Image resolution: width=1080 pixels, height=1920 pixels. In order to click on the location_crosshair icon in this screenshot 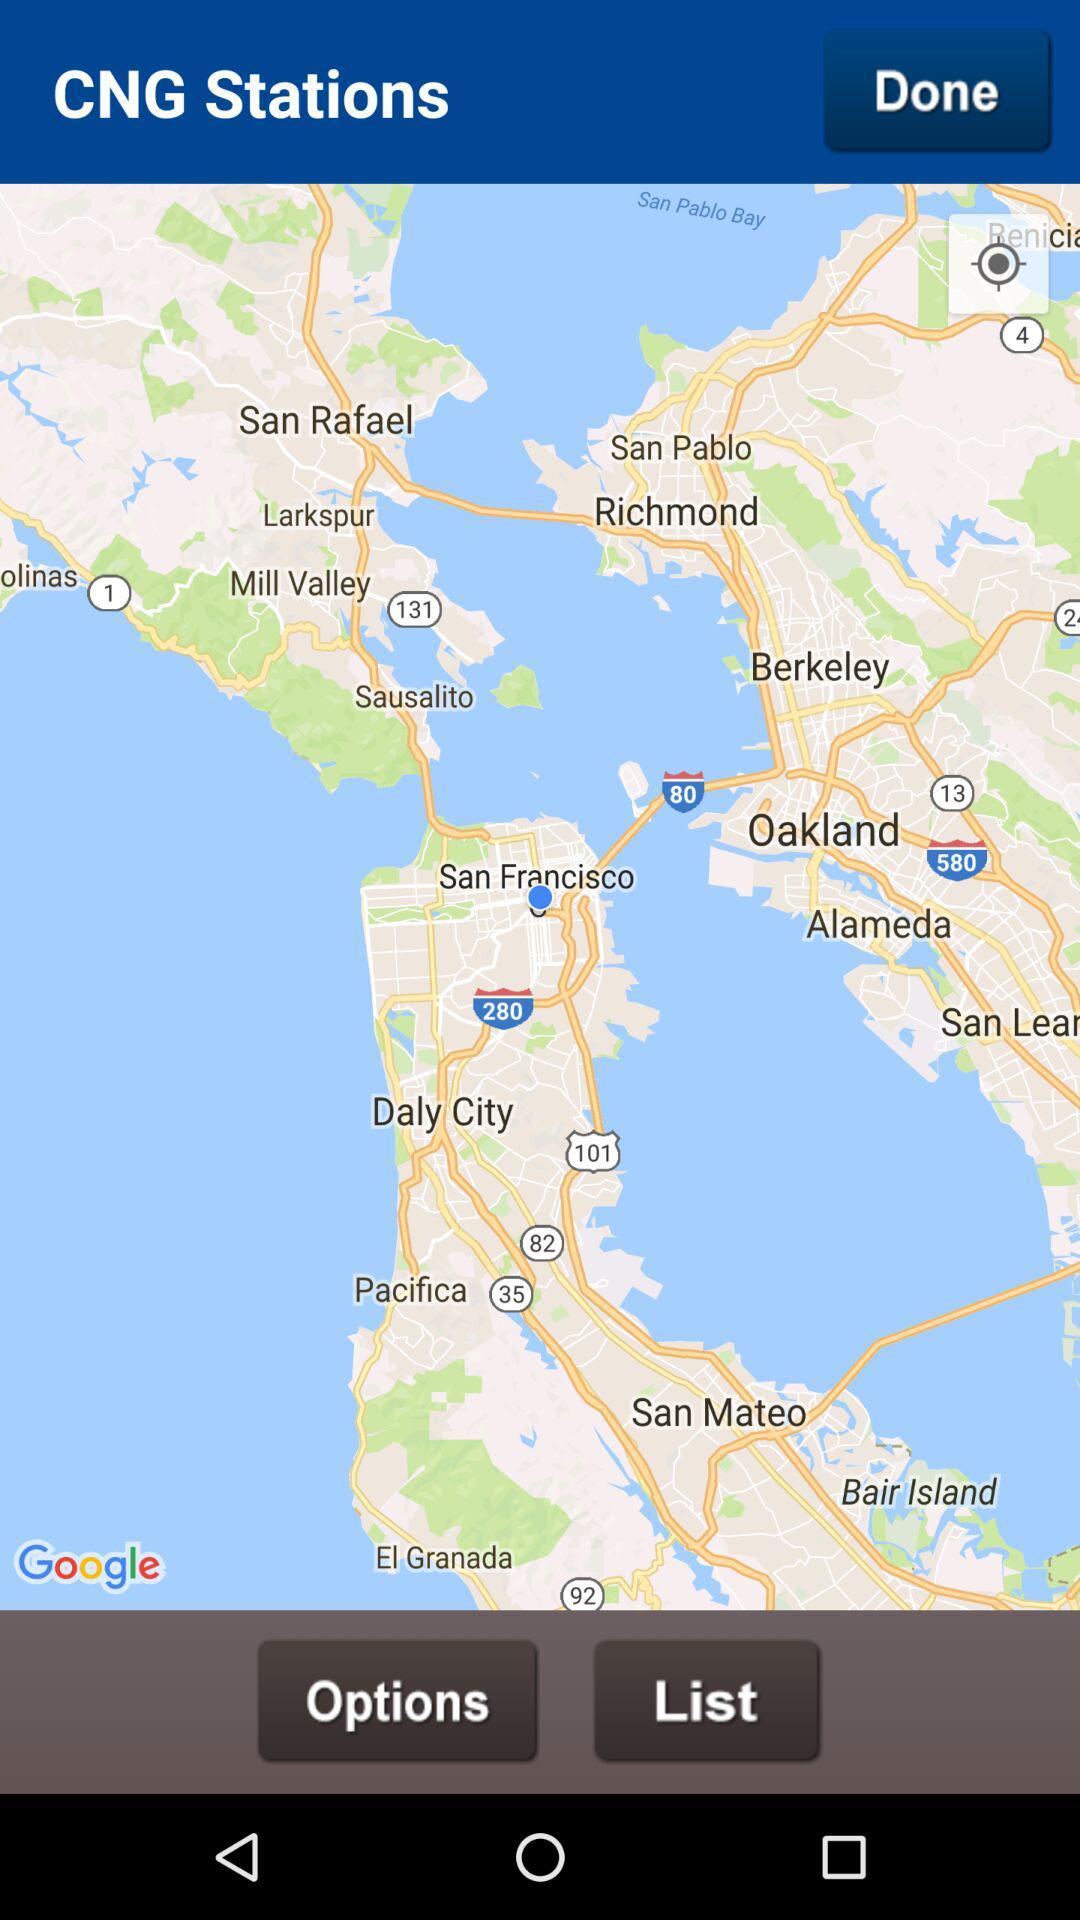, I will do `click(998, 282)`.